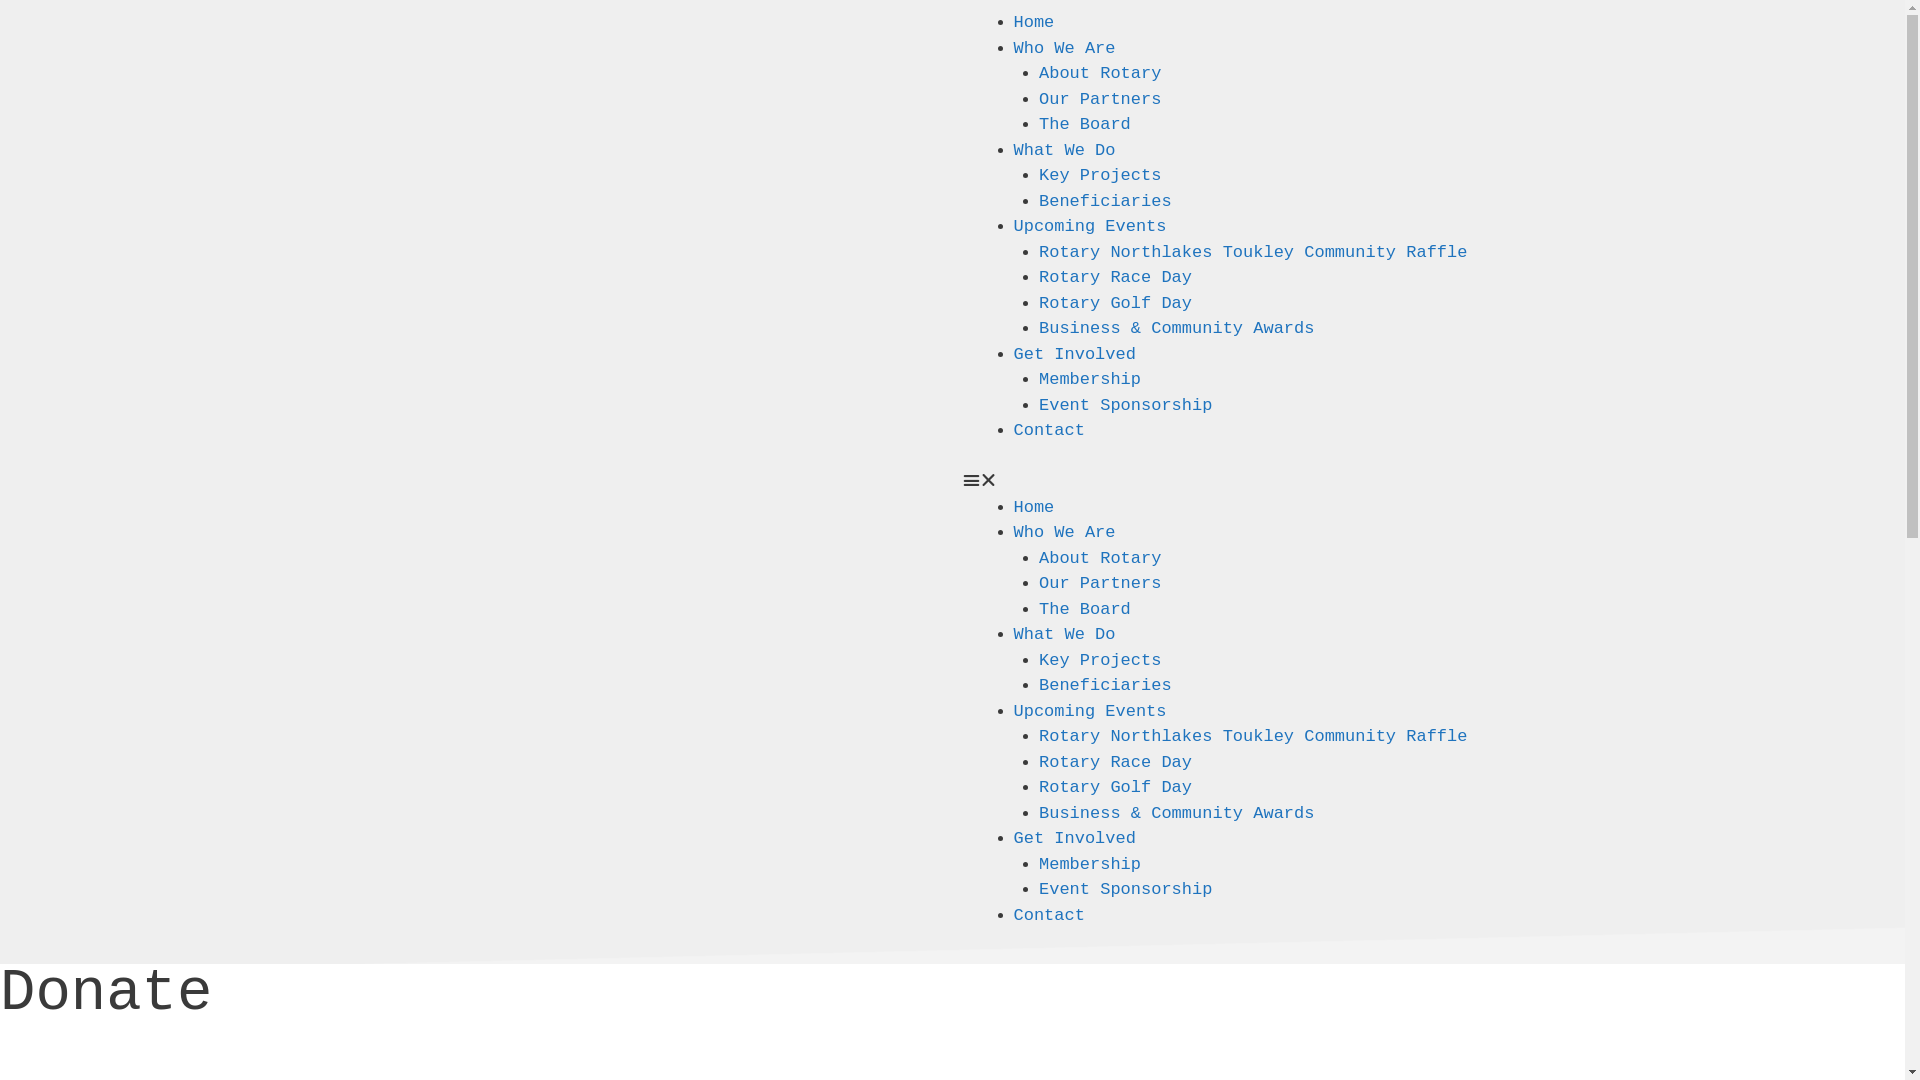 Image resolution: width=1920 pixels, height=1080 pixels. I want to click on 'Get Involved', so click(1074, 352).